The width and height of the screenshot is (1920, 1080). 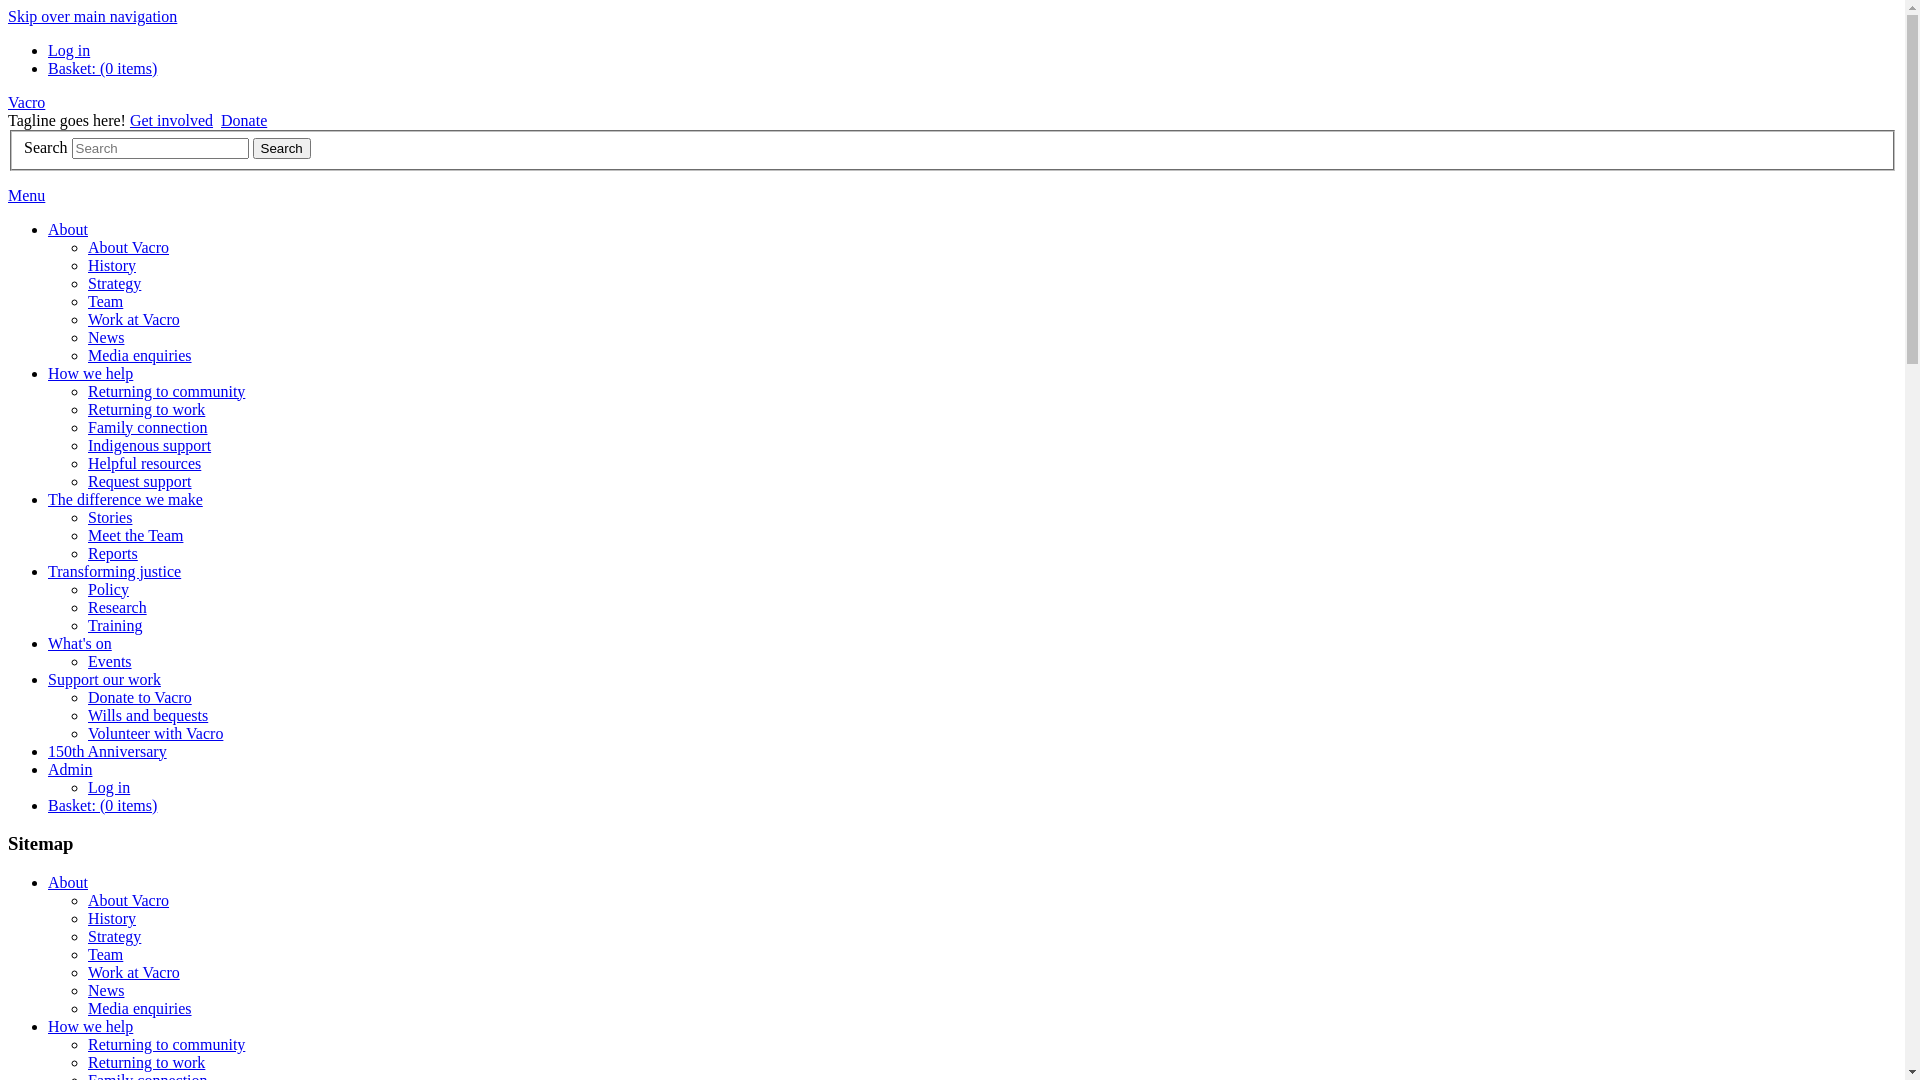 I want to click on 'Strategy', so click(x=86, y=283).